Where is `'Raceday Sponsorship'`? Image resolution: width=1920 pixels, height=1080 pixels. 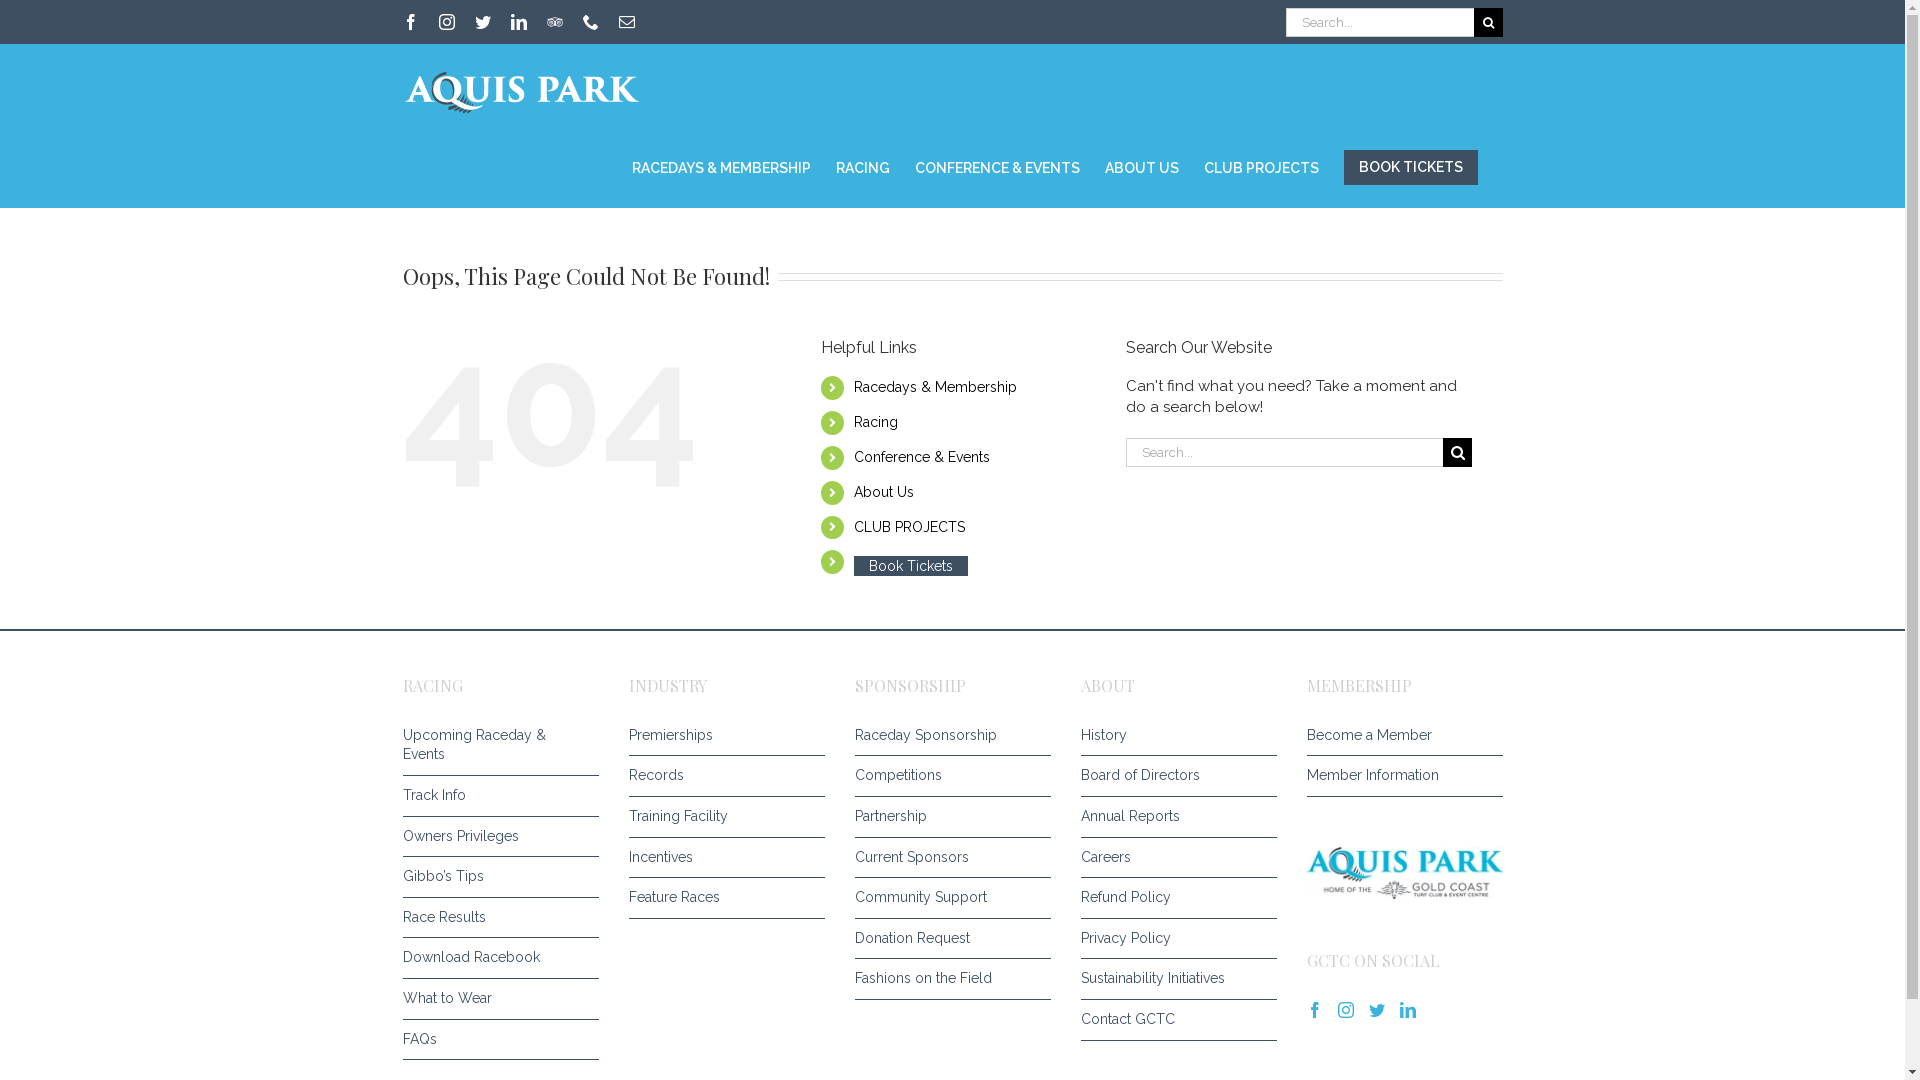 'Raceday Sponsorship' is located at coordinates (945, 736).